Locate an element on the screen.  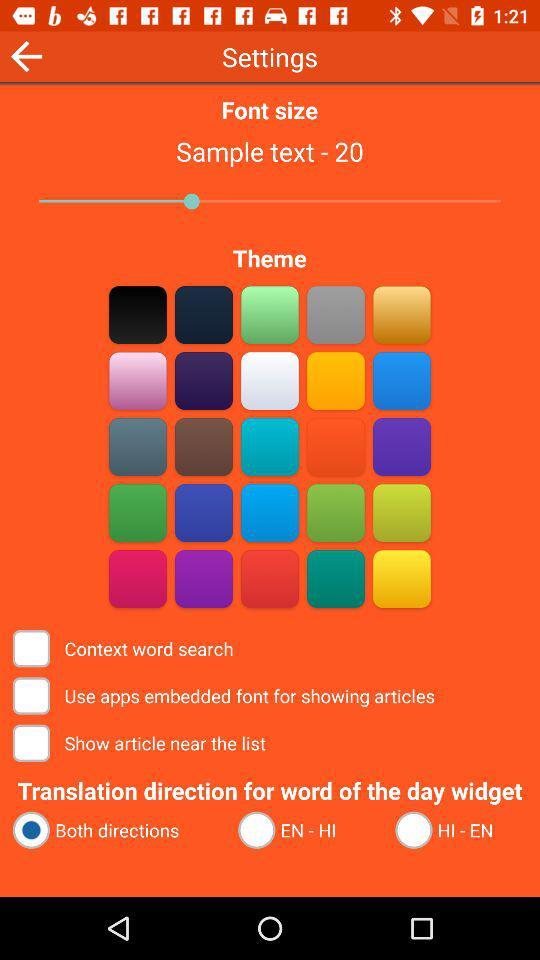
item above translation direction for icon is located at coordinates (140, 742).